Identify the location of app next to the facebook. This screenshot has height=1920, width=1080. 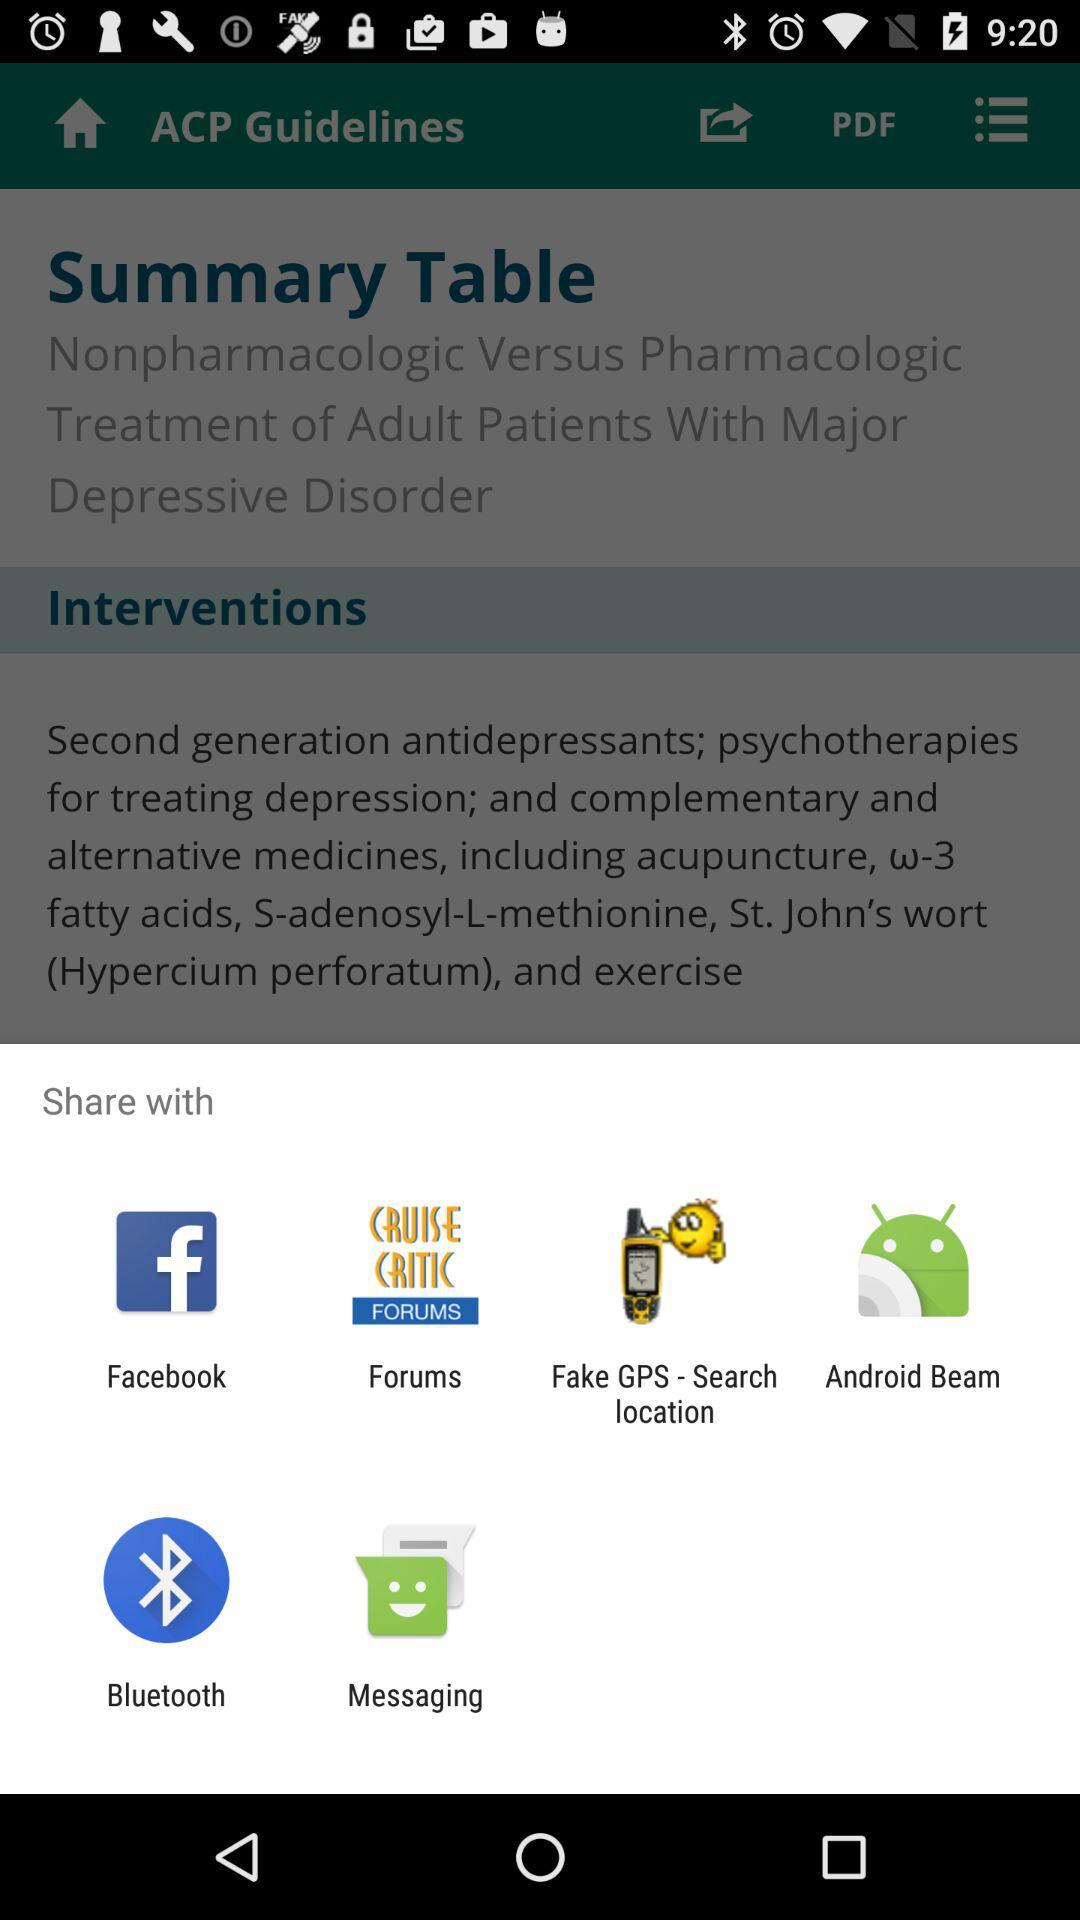
(414, 1392).